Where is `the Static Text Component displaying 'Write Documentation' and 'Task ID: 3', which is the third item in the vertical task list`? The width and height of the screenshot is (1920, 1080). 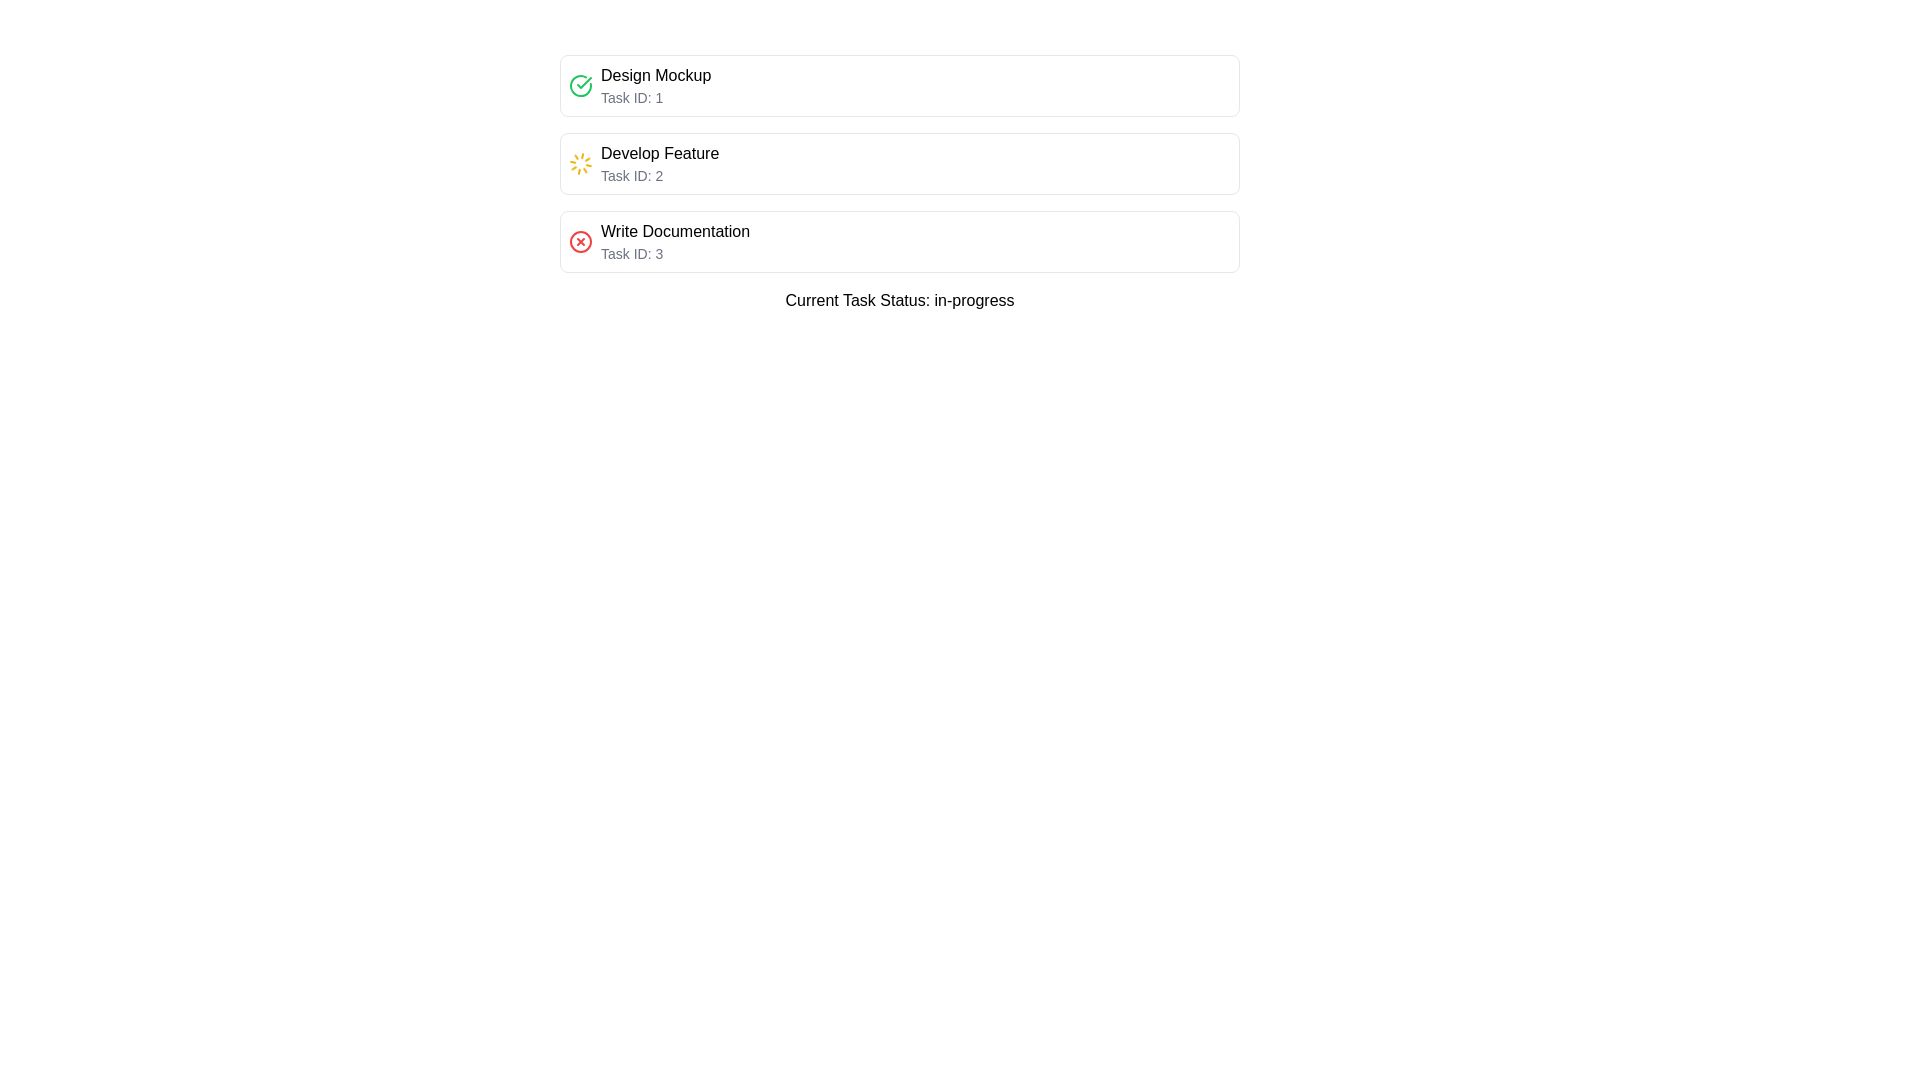
the Static Text Component displaying 'Write Documentation' and 'Task ID: 3', which is the third item in the vertical task list is located at coordinates (675, 241).